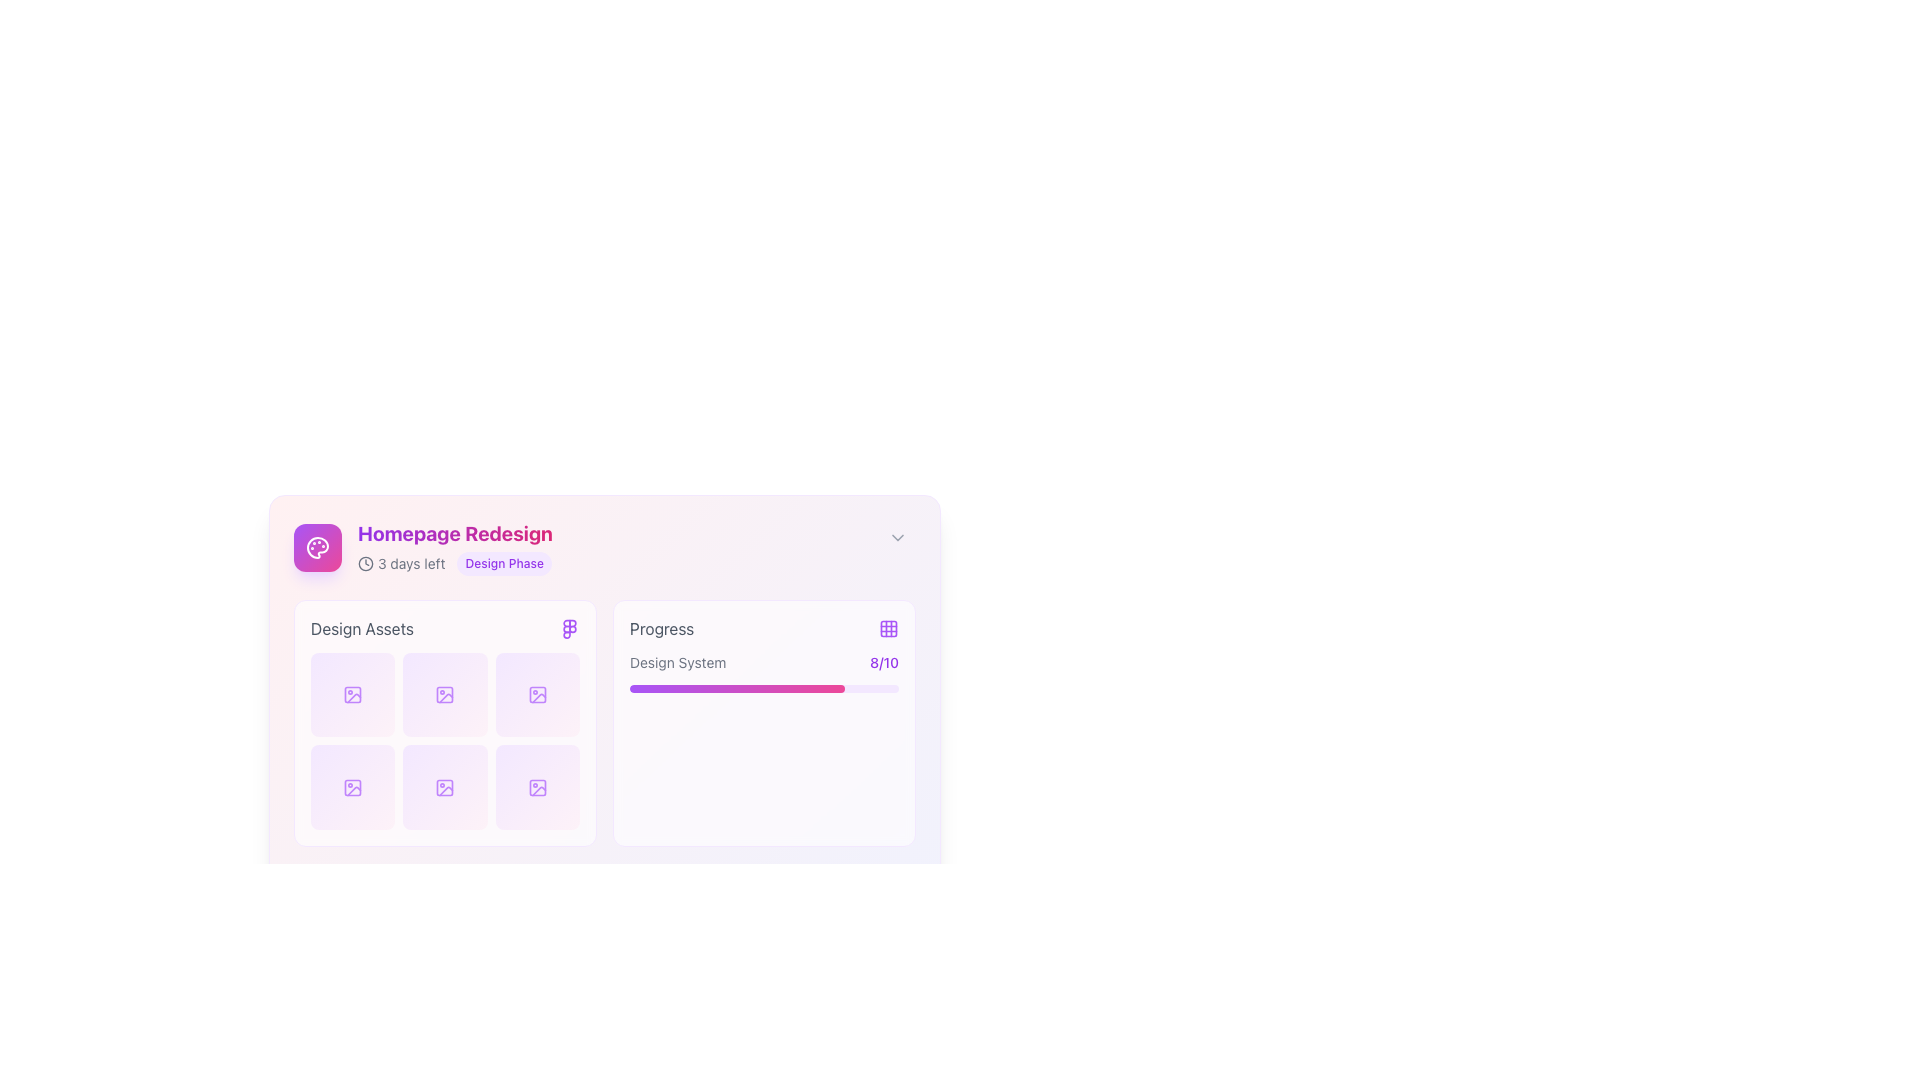 This screenshot has width=1920, height=1080. What do you see at coordinates (537, 694) in the screenshot?
I see `the SVG rectangle with rounded corners located in the bottom-right corner of the fourth cell in the 'Design Assets' section` at bounding box center [537, 694].